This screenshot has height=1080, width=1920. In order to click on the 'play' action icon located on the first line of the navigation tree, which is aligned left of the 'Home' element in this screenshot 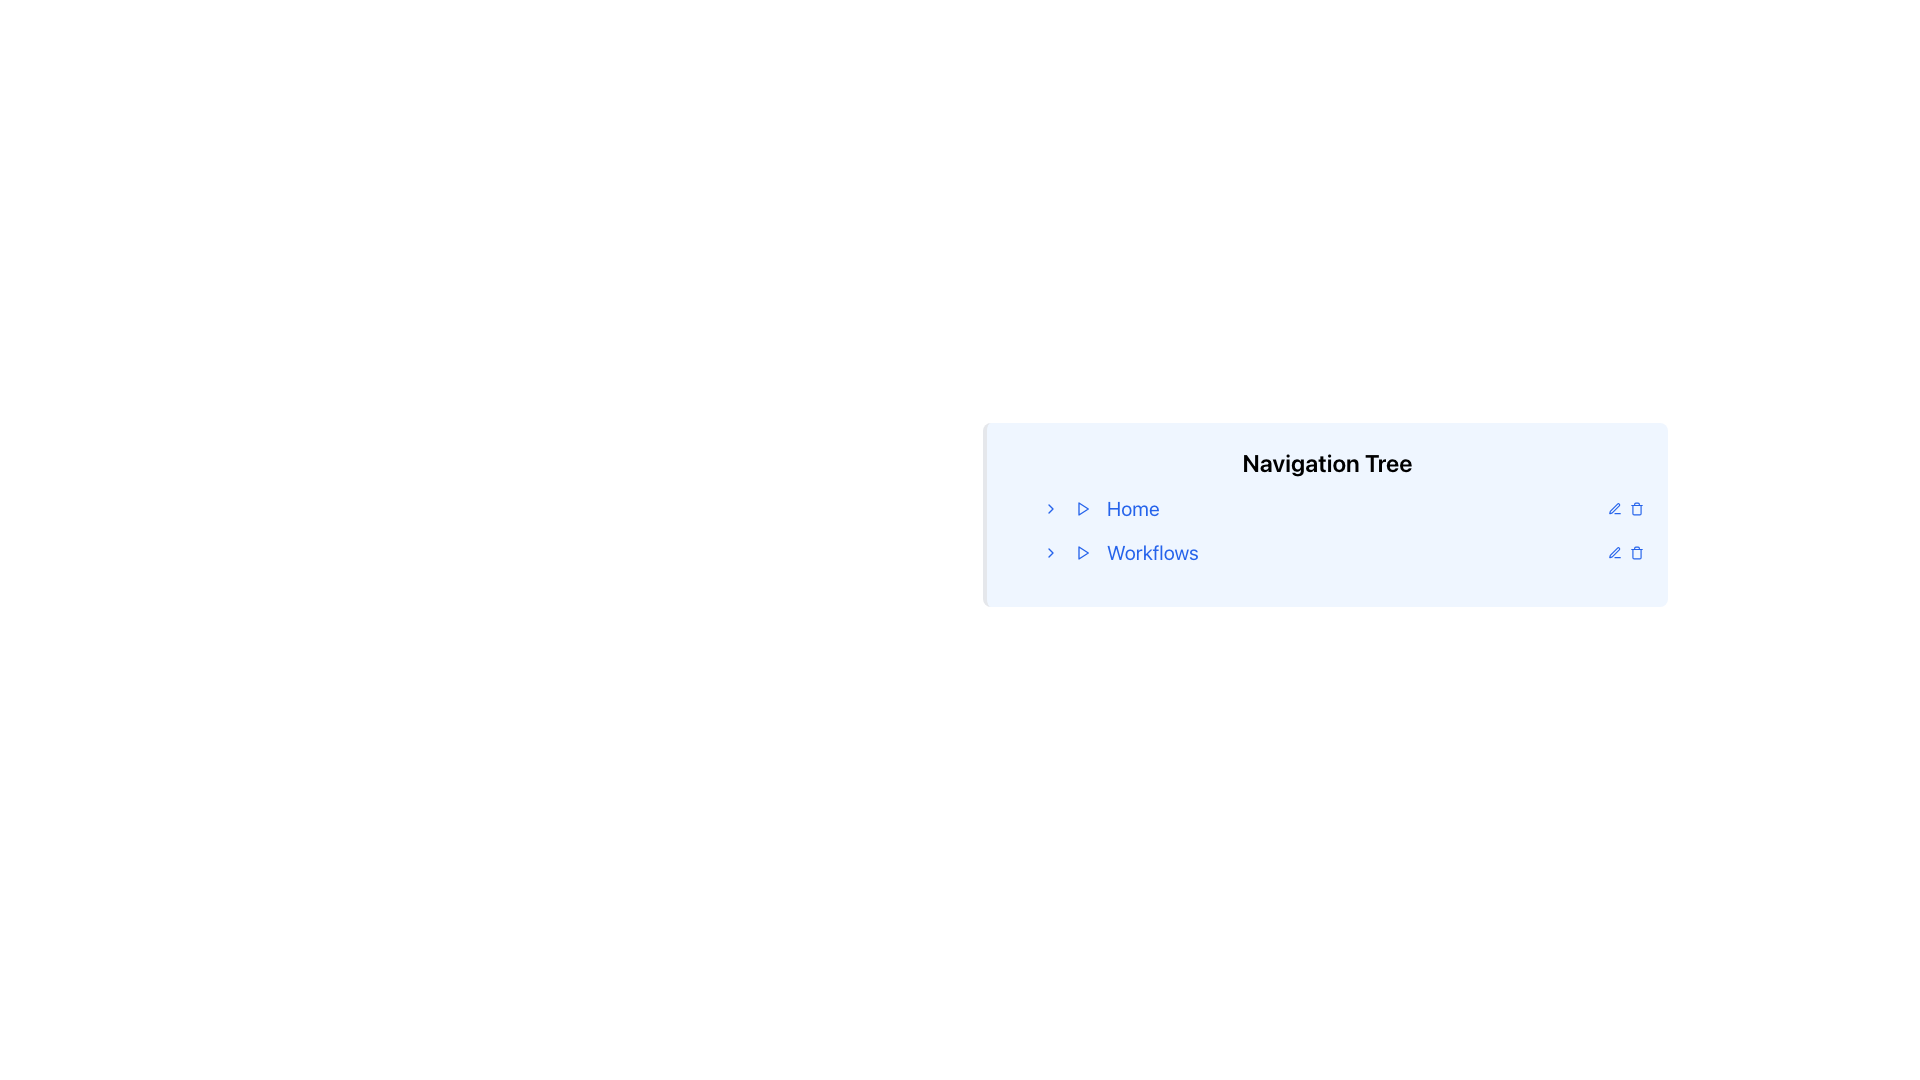, I will do `click(1082, 508)`.